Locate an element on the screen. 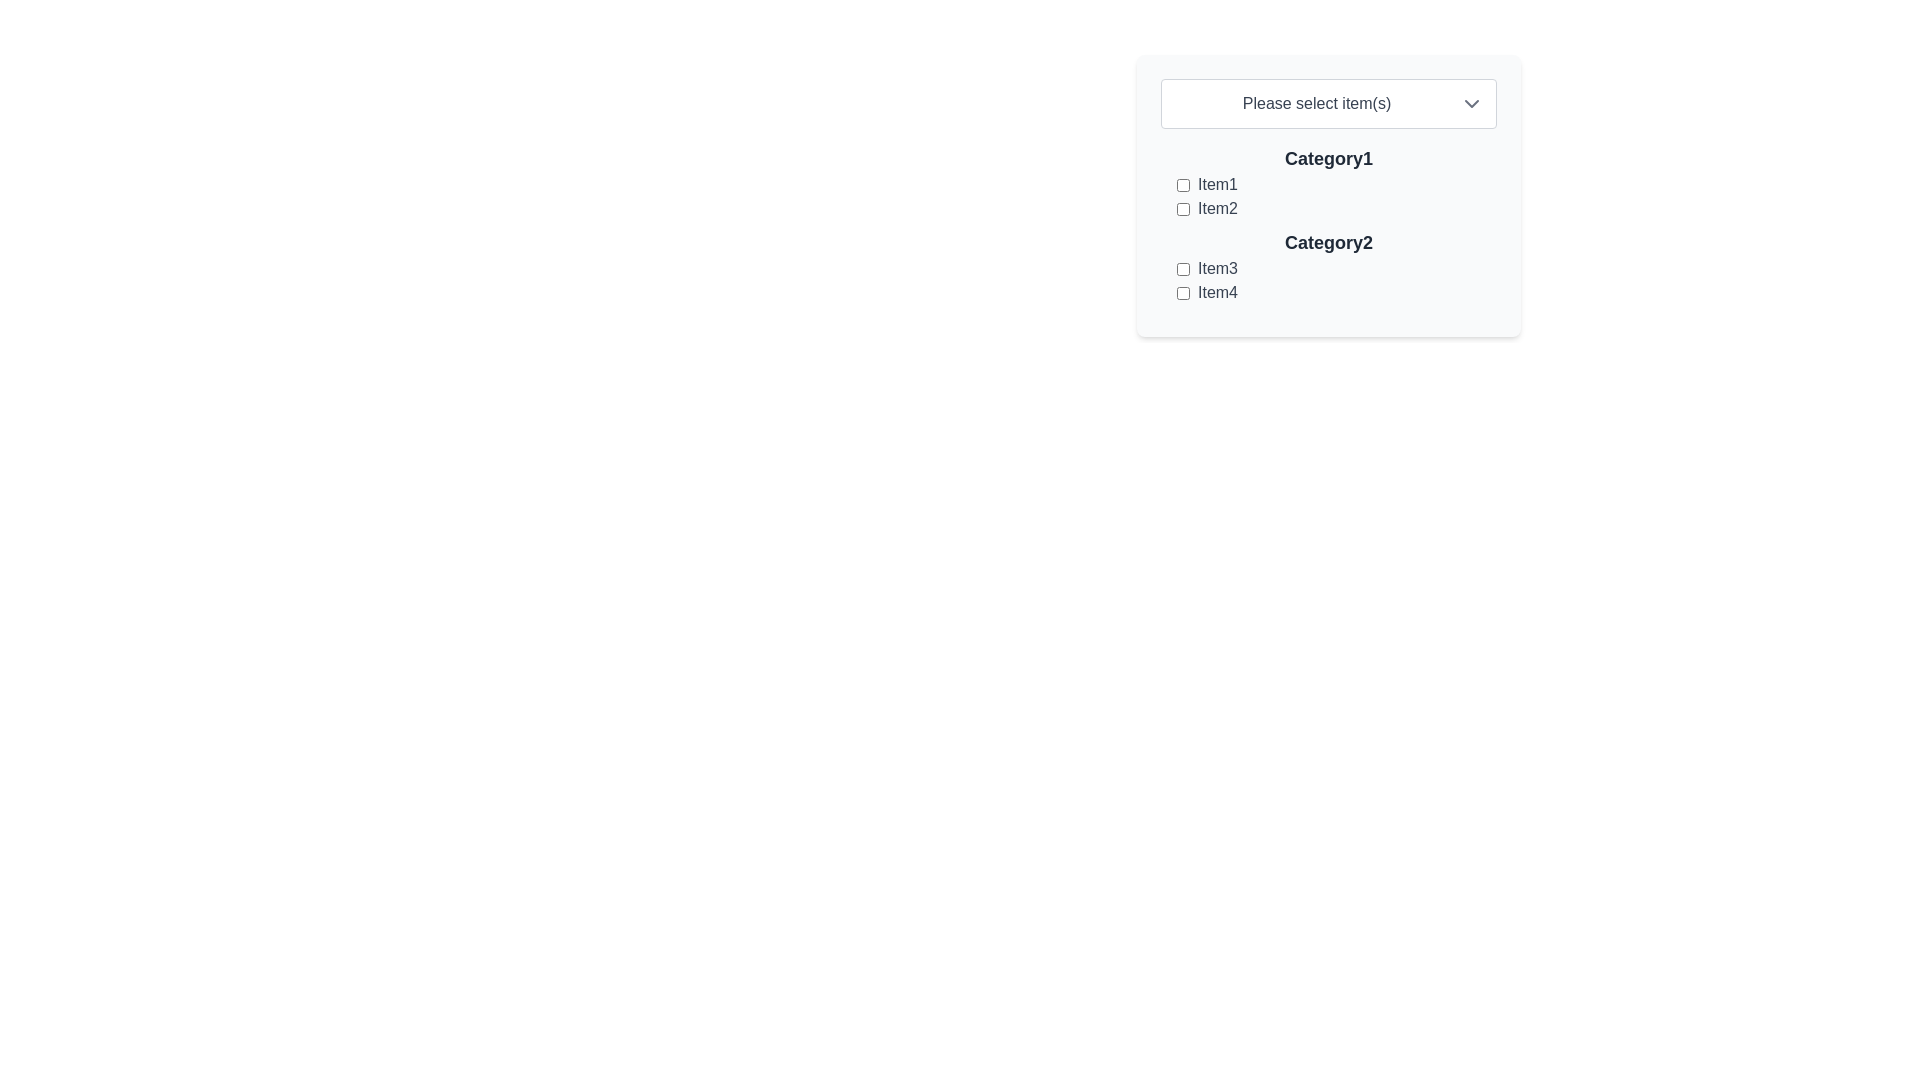 The width and height of the screenshot is (1920, 1080). the label associated with the checkbox under 'Category2', which is the first item in the subcategory is located at coordinates (1217, 268).